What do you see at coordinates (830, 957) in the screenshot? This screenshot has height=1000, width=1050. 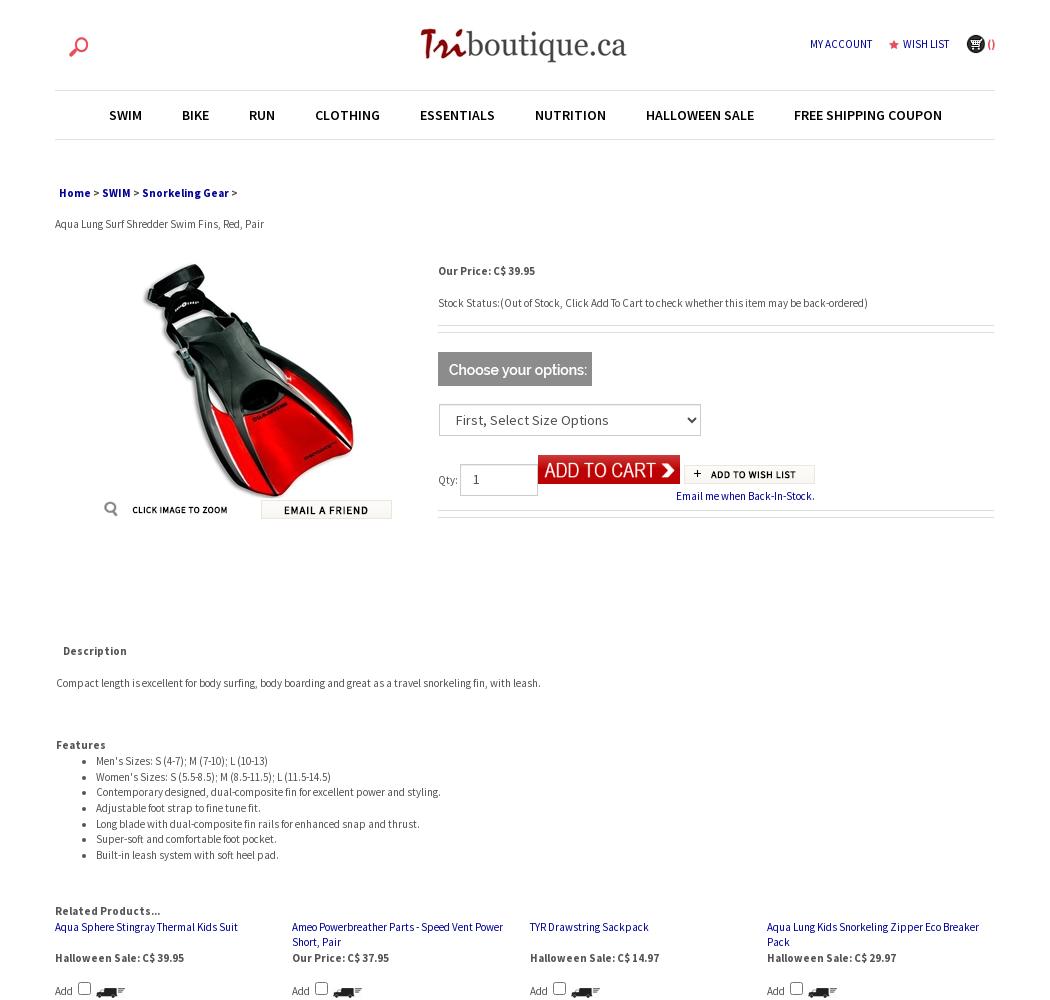 I see `'Halloween Sale: C$ 29.97'` at bounding box center [830, 957].